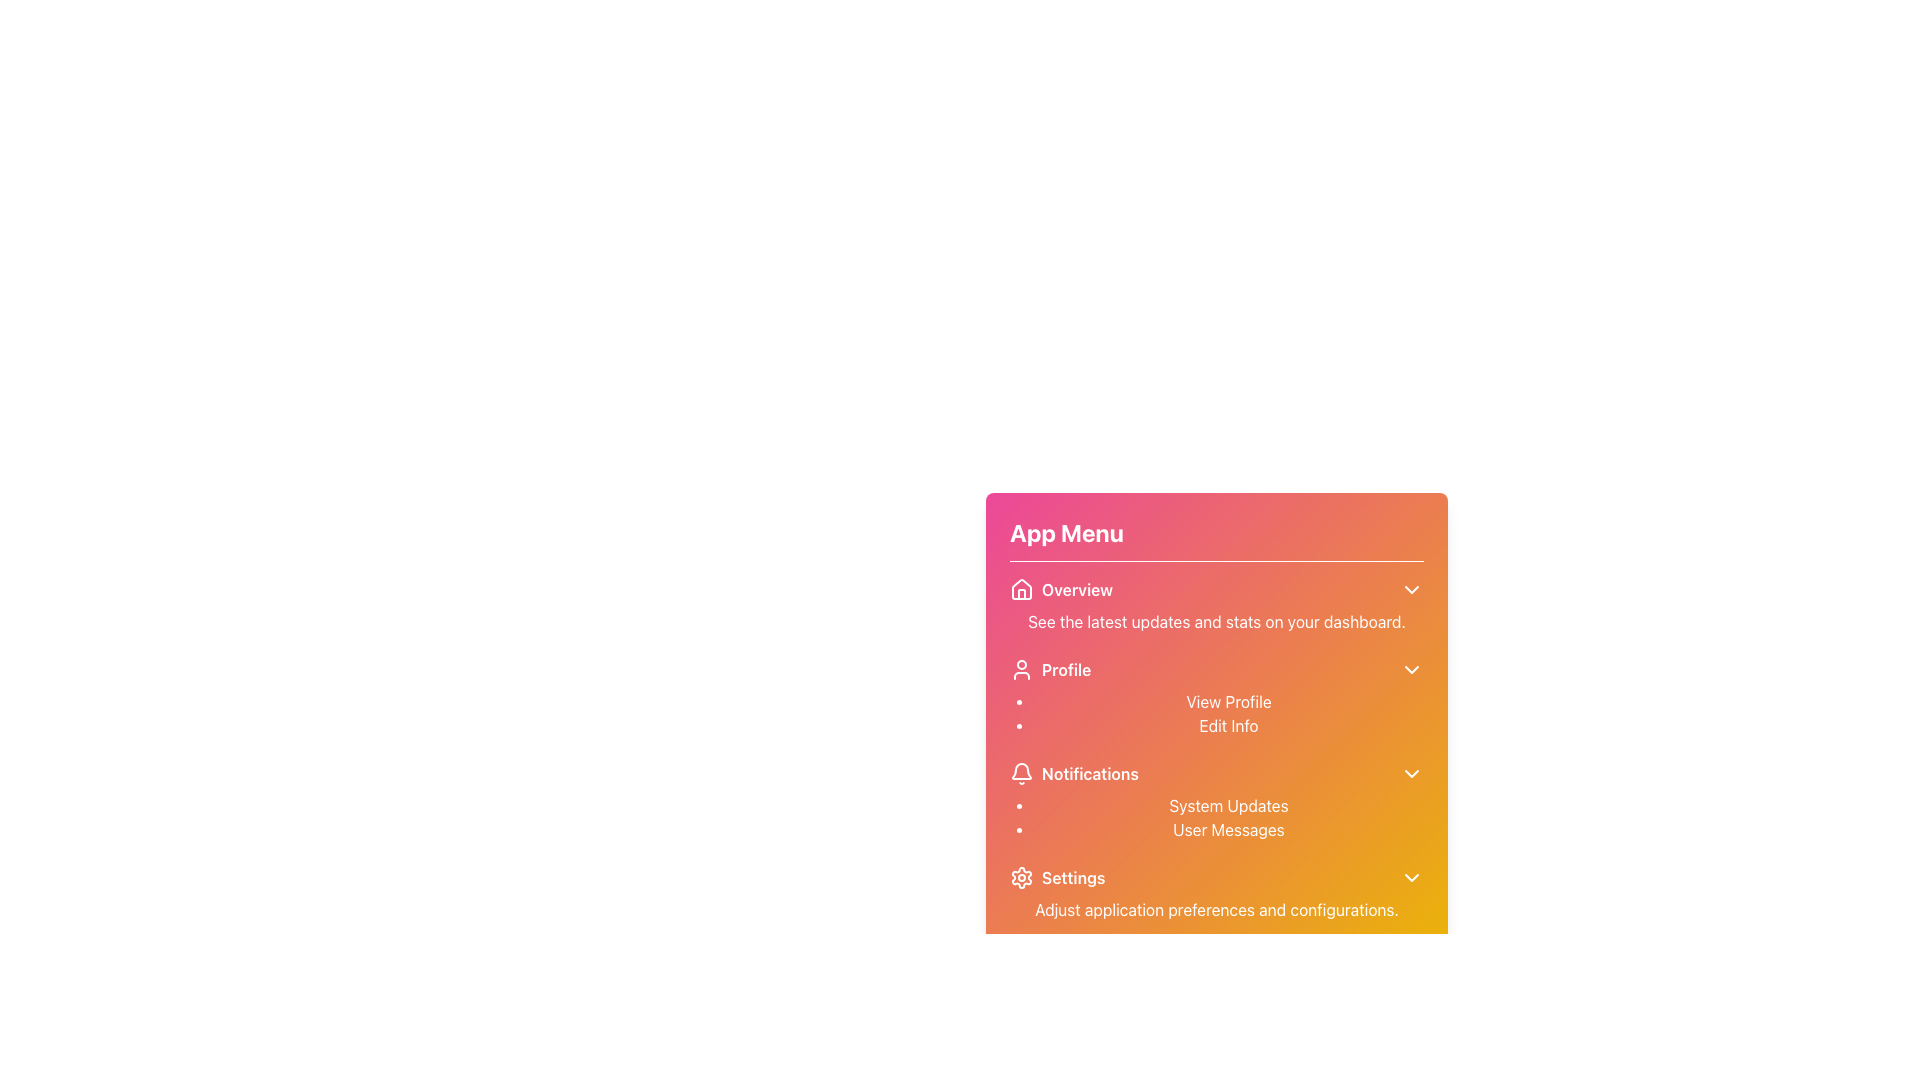  What do you see at coordinates (1056, 877) in the screenshot?
I see `the 'Settings' navigation item, which is a bold textual label accompanied by a cogwheel icon` at bounding box center [1056, 877].